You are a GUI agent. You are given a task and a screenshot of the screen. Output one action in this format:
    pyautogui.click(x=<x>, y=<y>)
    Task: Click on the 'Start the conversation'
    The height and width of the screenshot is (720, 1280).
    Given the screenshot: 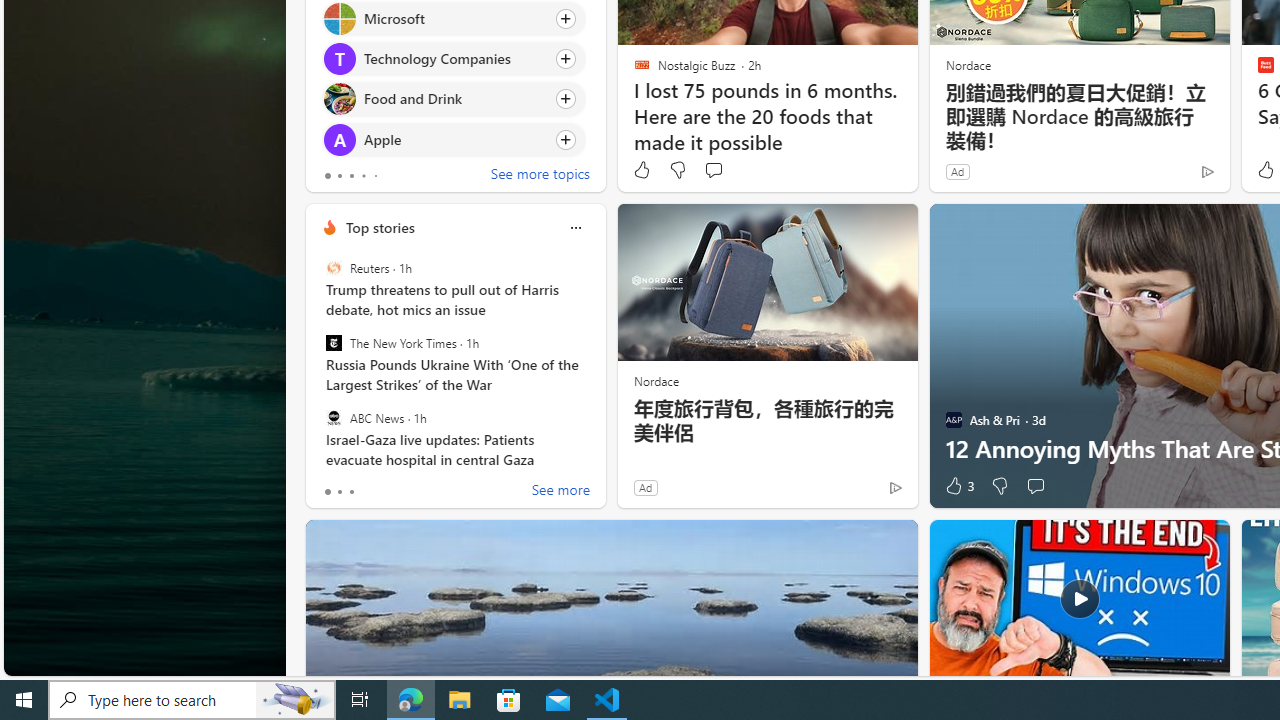 What is the action you would take?
    pyautogui.click(x=1035, y=486)
    